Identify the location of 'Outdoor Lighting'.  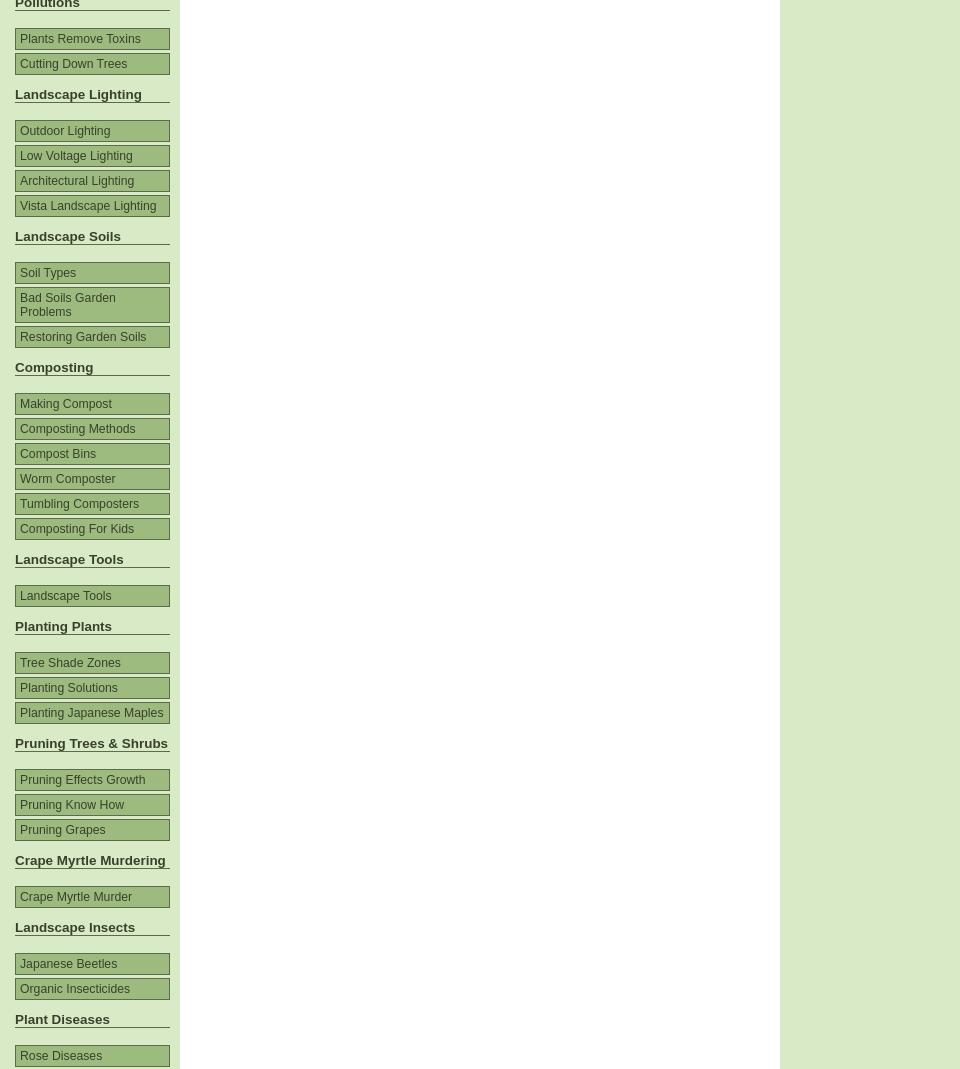
(18, 130).